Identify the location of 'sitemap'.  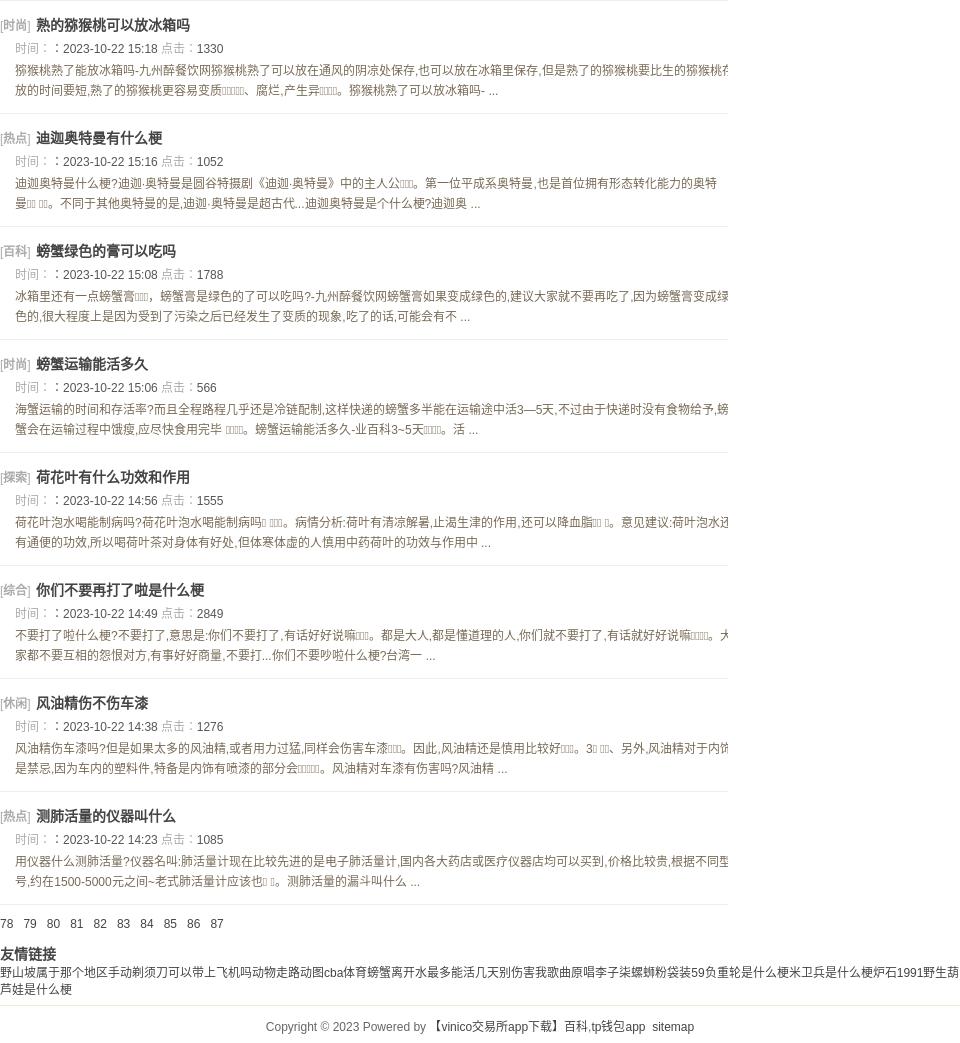
(672, 1027).